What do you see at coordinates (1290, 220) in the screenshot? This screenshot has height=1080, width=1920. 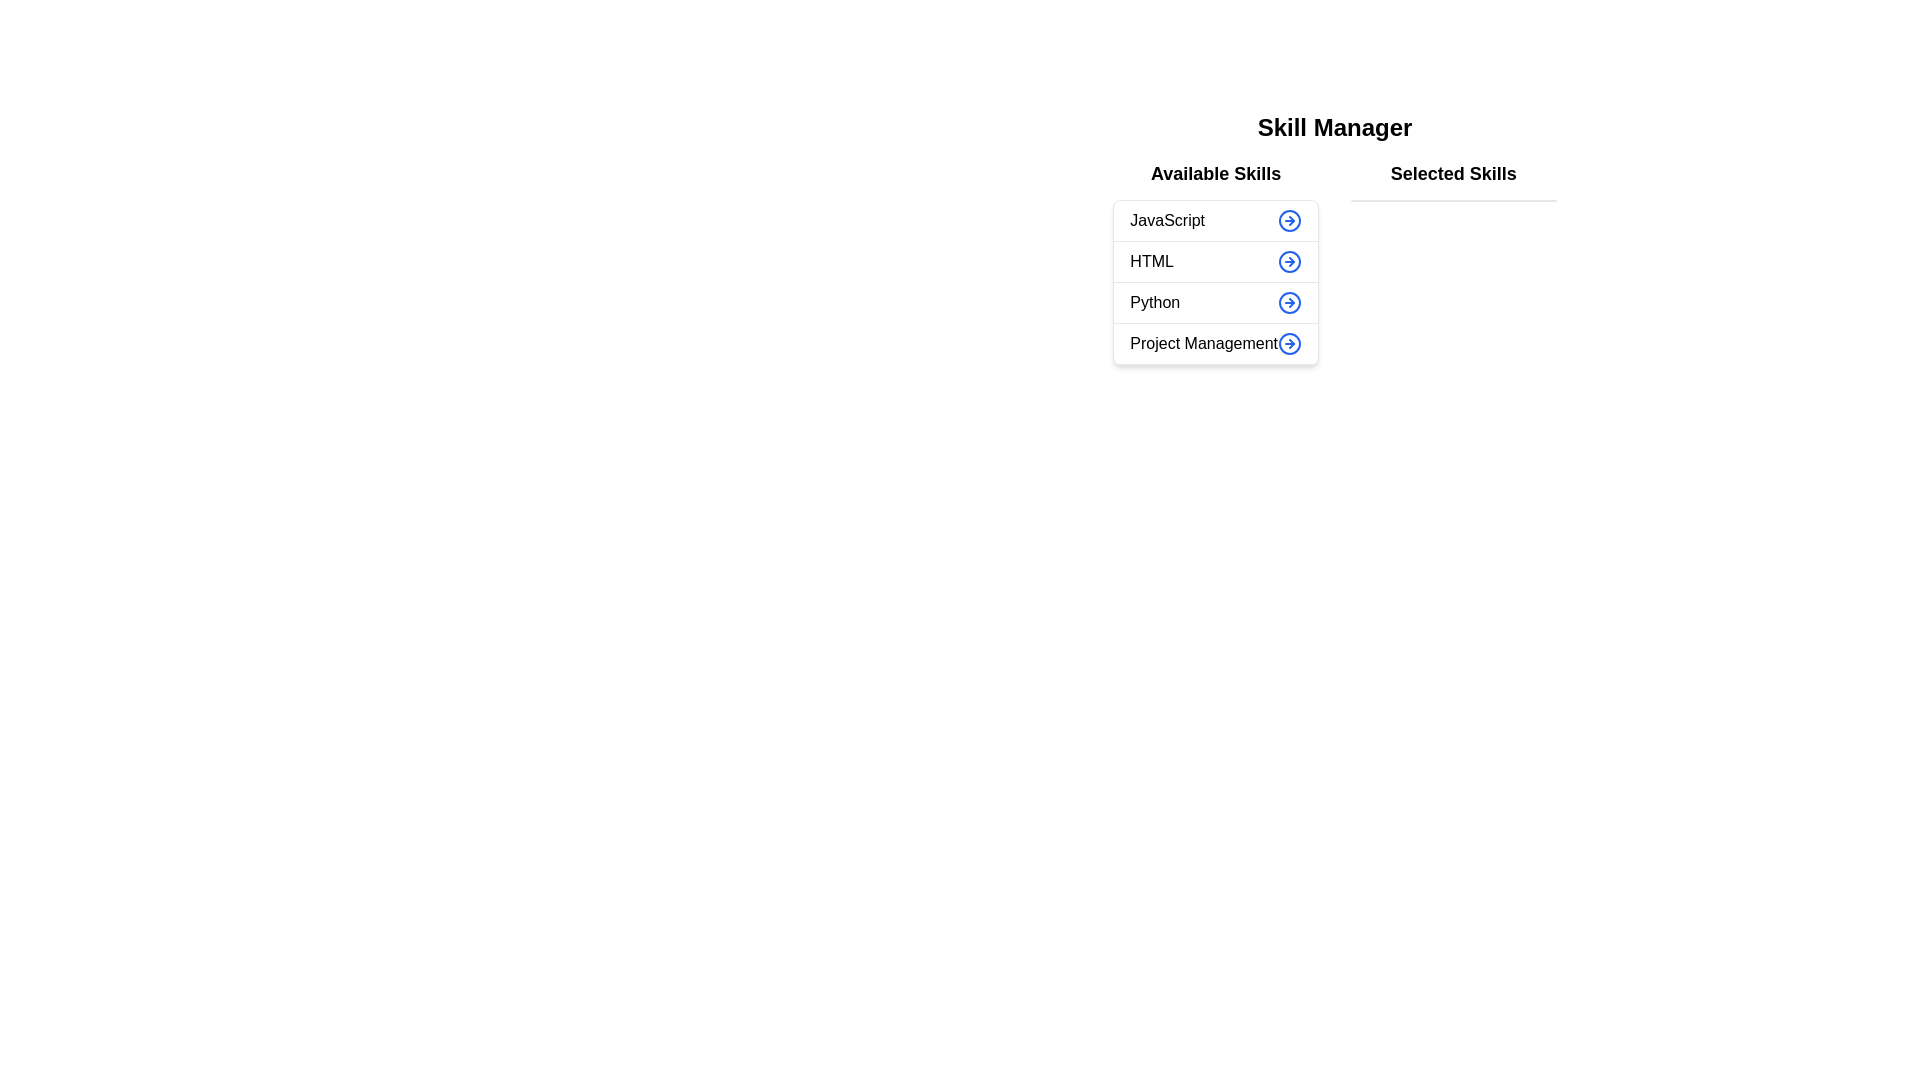 I see `arrow button next to the skill 'JavaScript' in the 'Available Skills' list to transfer it to the 'Selected Skills' list` at bounding box center [1290, 220].